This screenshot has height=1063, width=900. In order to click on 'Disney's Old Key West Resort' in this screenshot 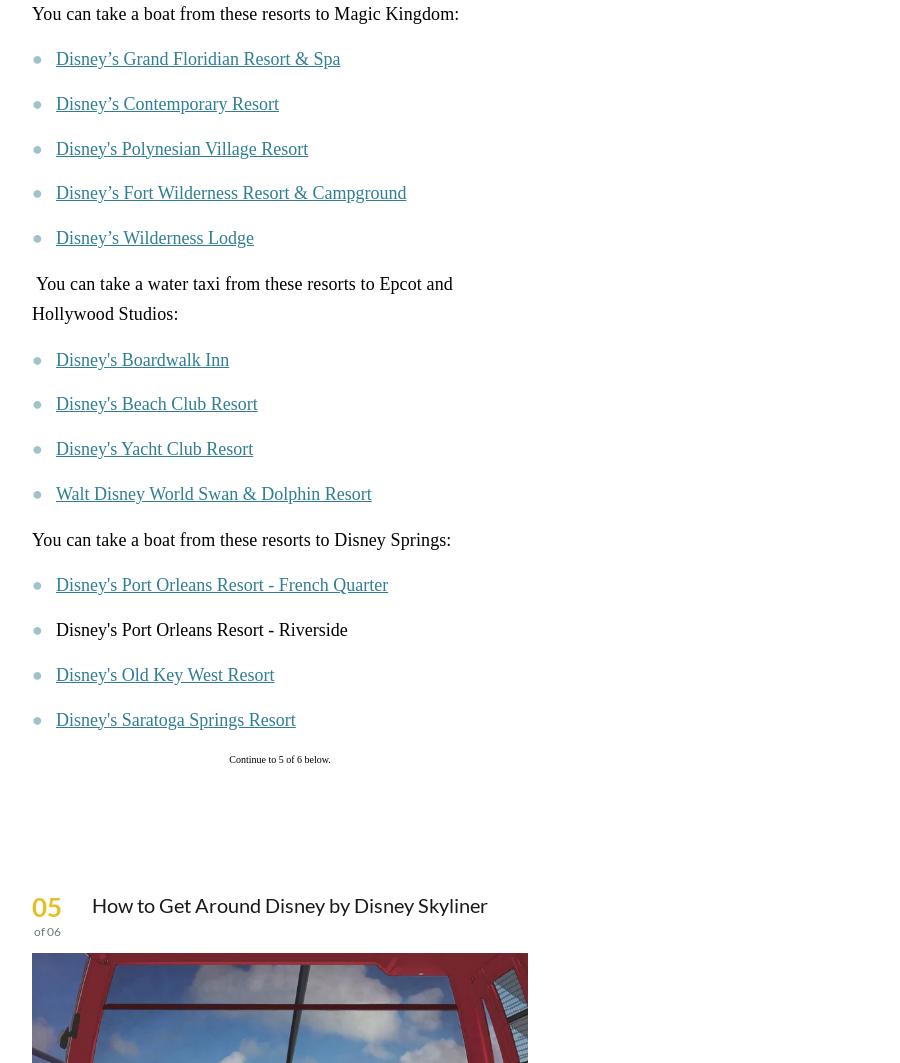, I will do `click(54, 673)`.